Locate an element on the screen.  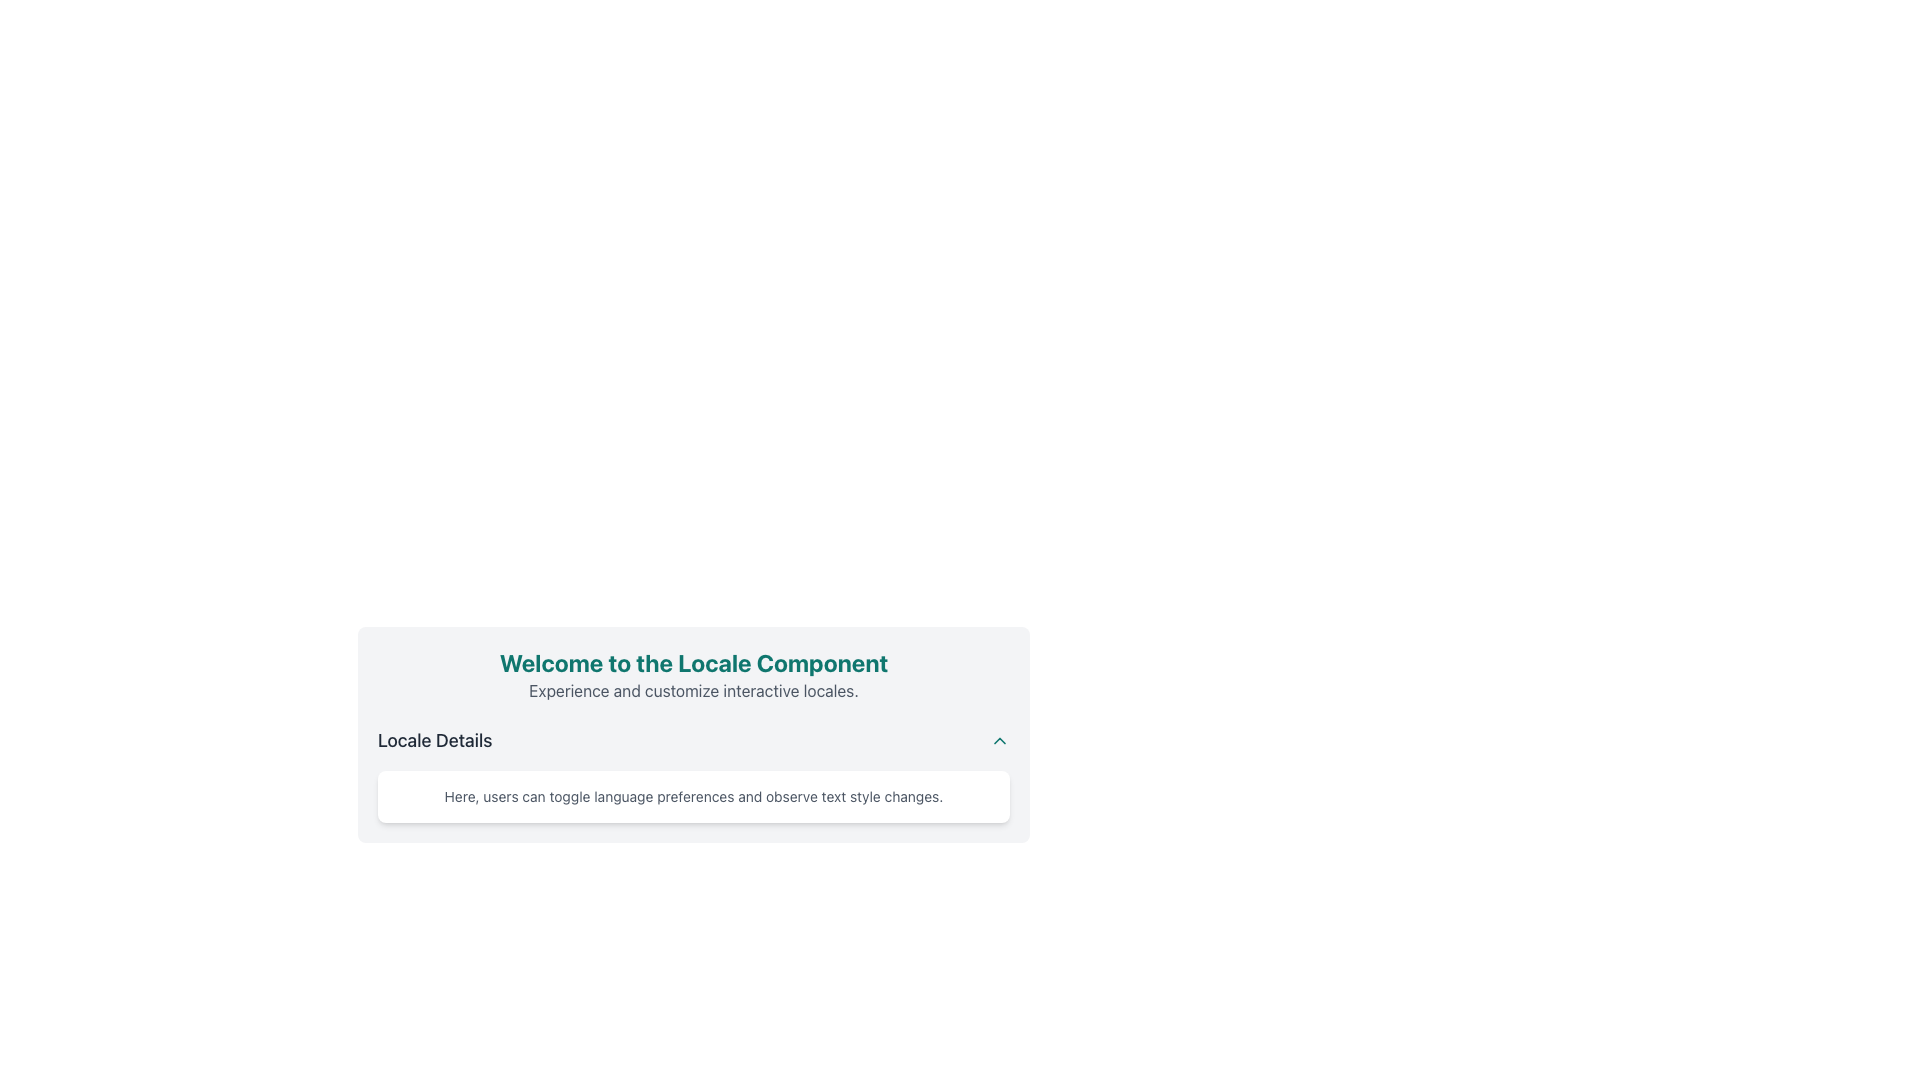
the button located in the top-right corner of the 'Locale Details' section to get more information is located at coordinates (999, 740).